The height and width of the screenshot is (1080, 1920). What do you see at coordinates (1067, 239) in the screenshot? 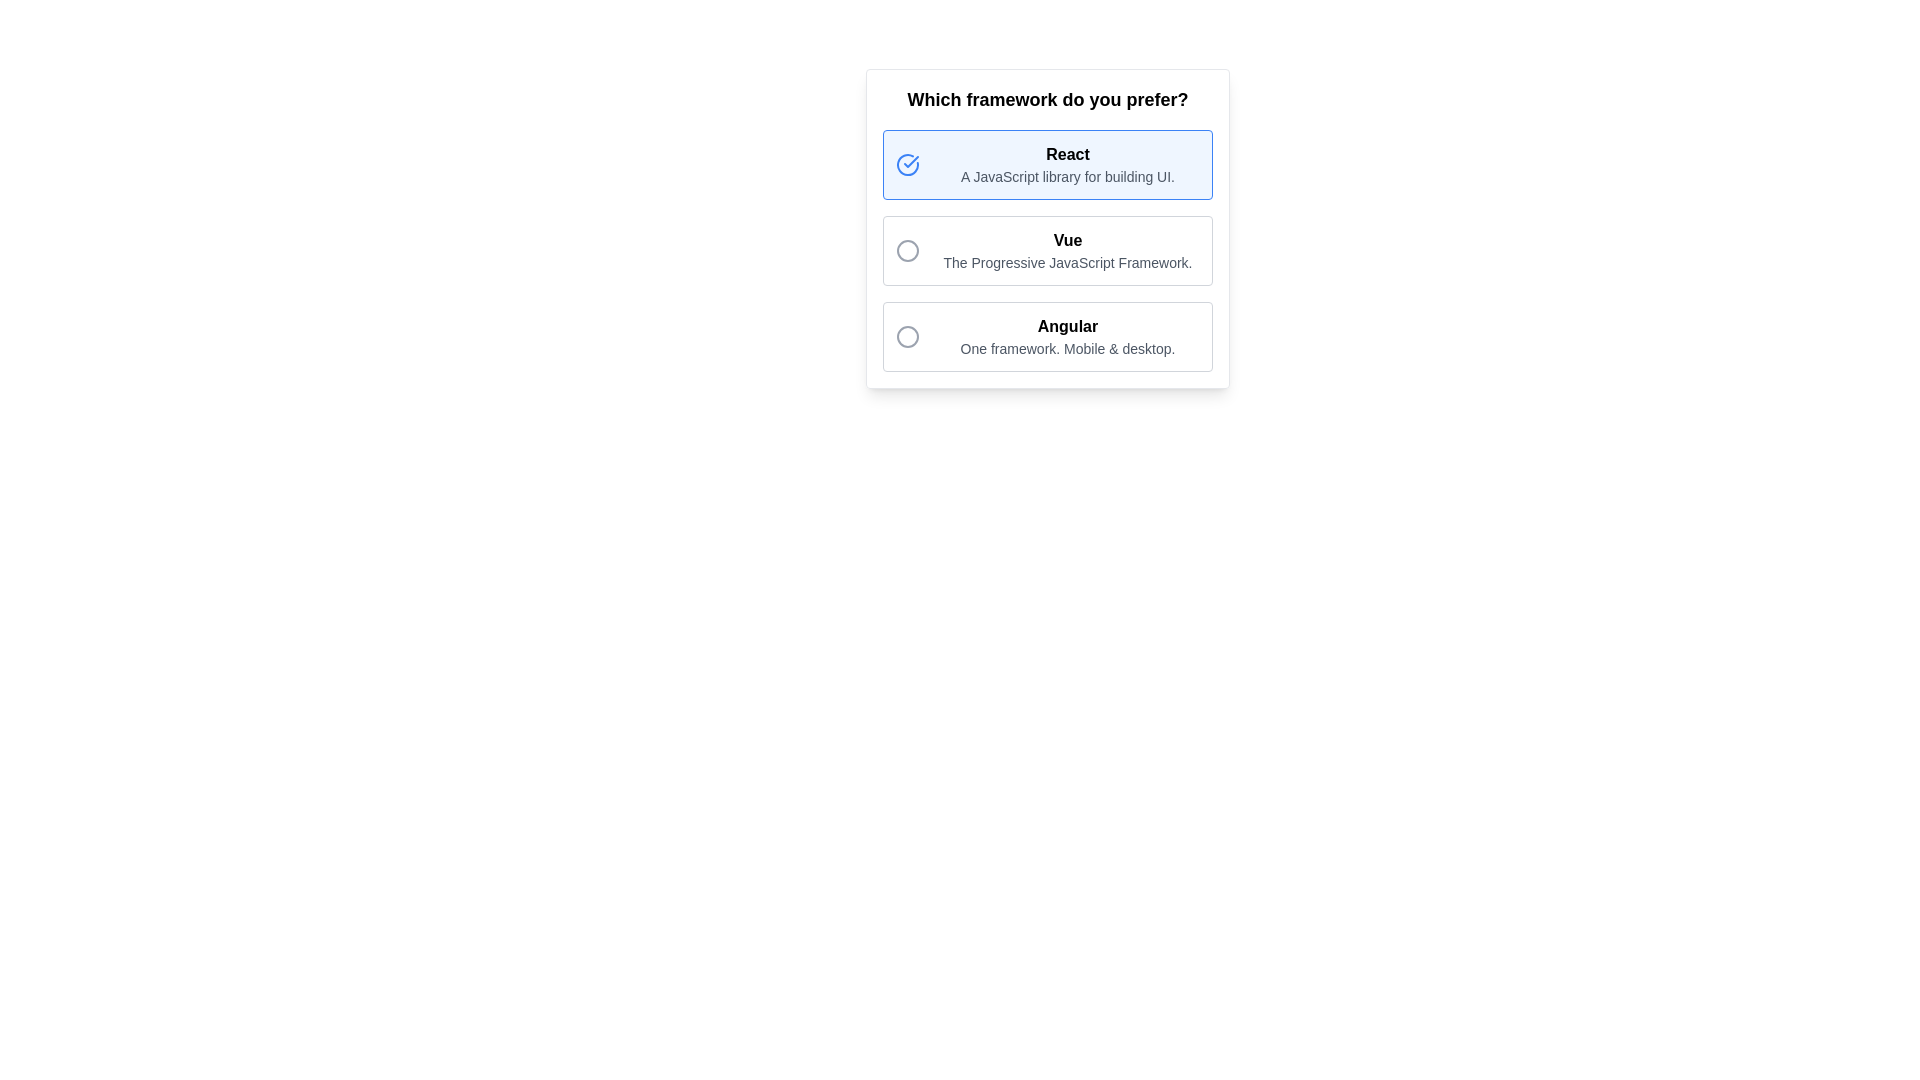
I see `the bold text label 'Vue' that serves as the title for the 'Vue' choice, positioned between 'React' and 'Angular'` at bounding box center [1067, 239].